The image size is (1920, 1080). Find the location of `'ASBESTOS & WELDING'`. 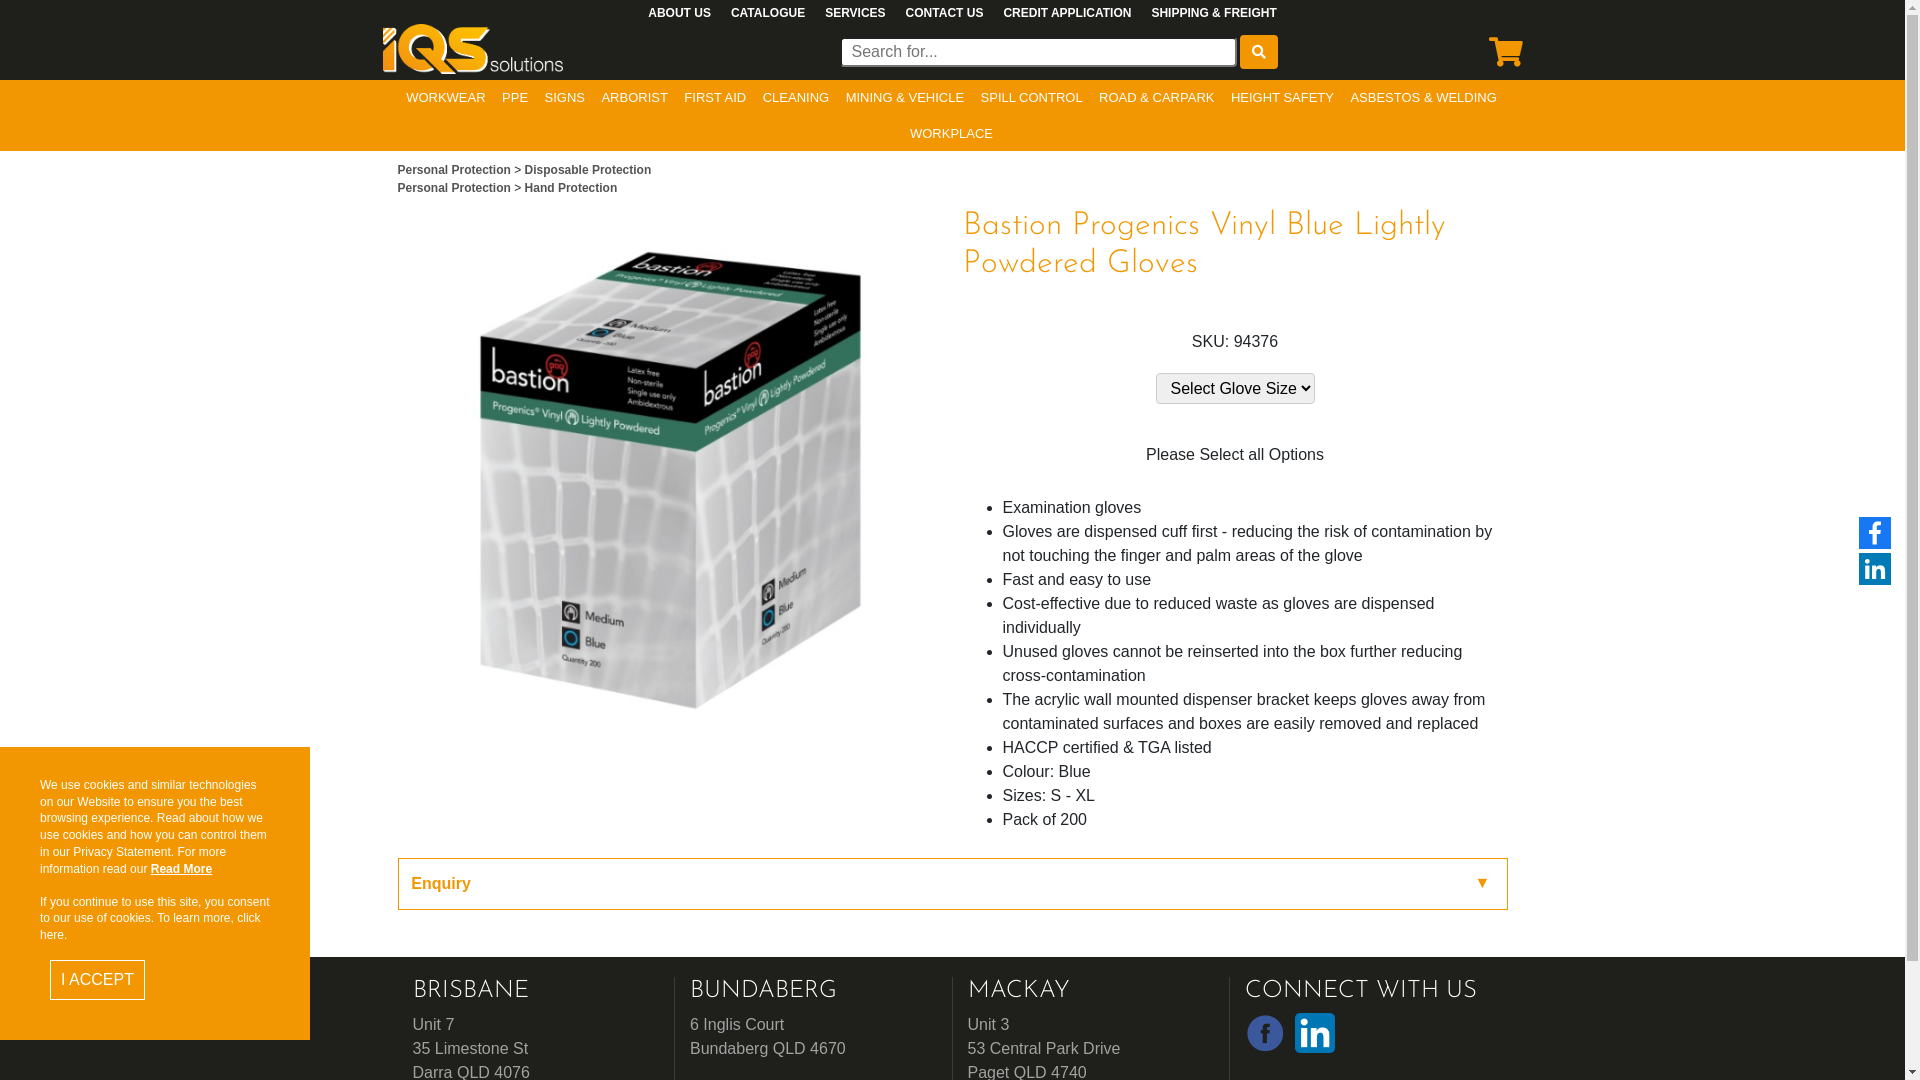

'ASBESTOS & WELDING' is located at coordinates (1421, 97).